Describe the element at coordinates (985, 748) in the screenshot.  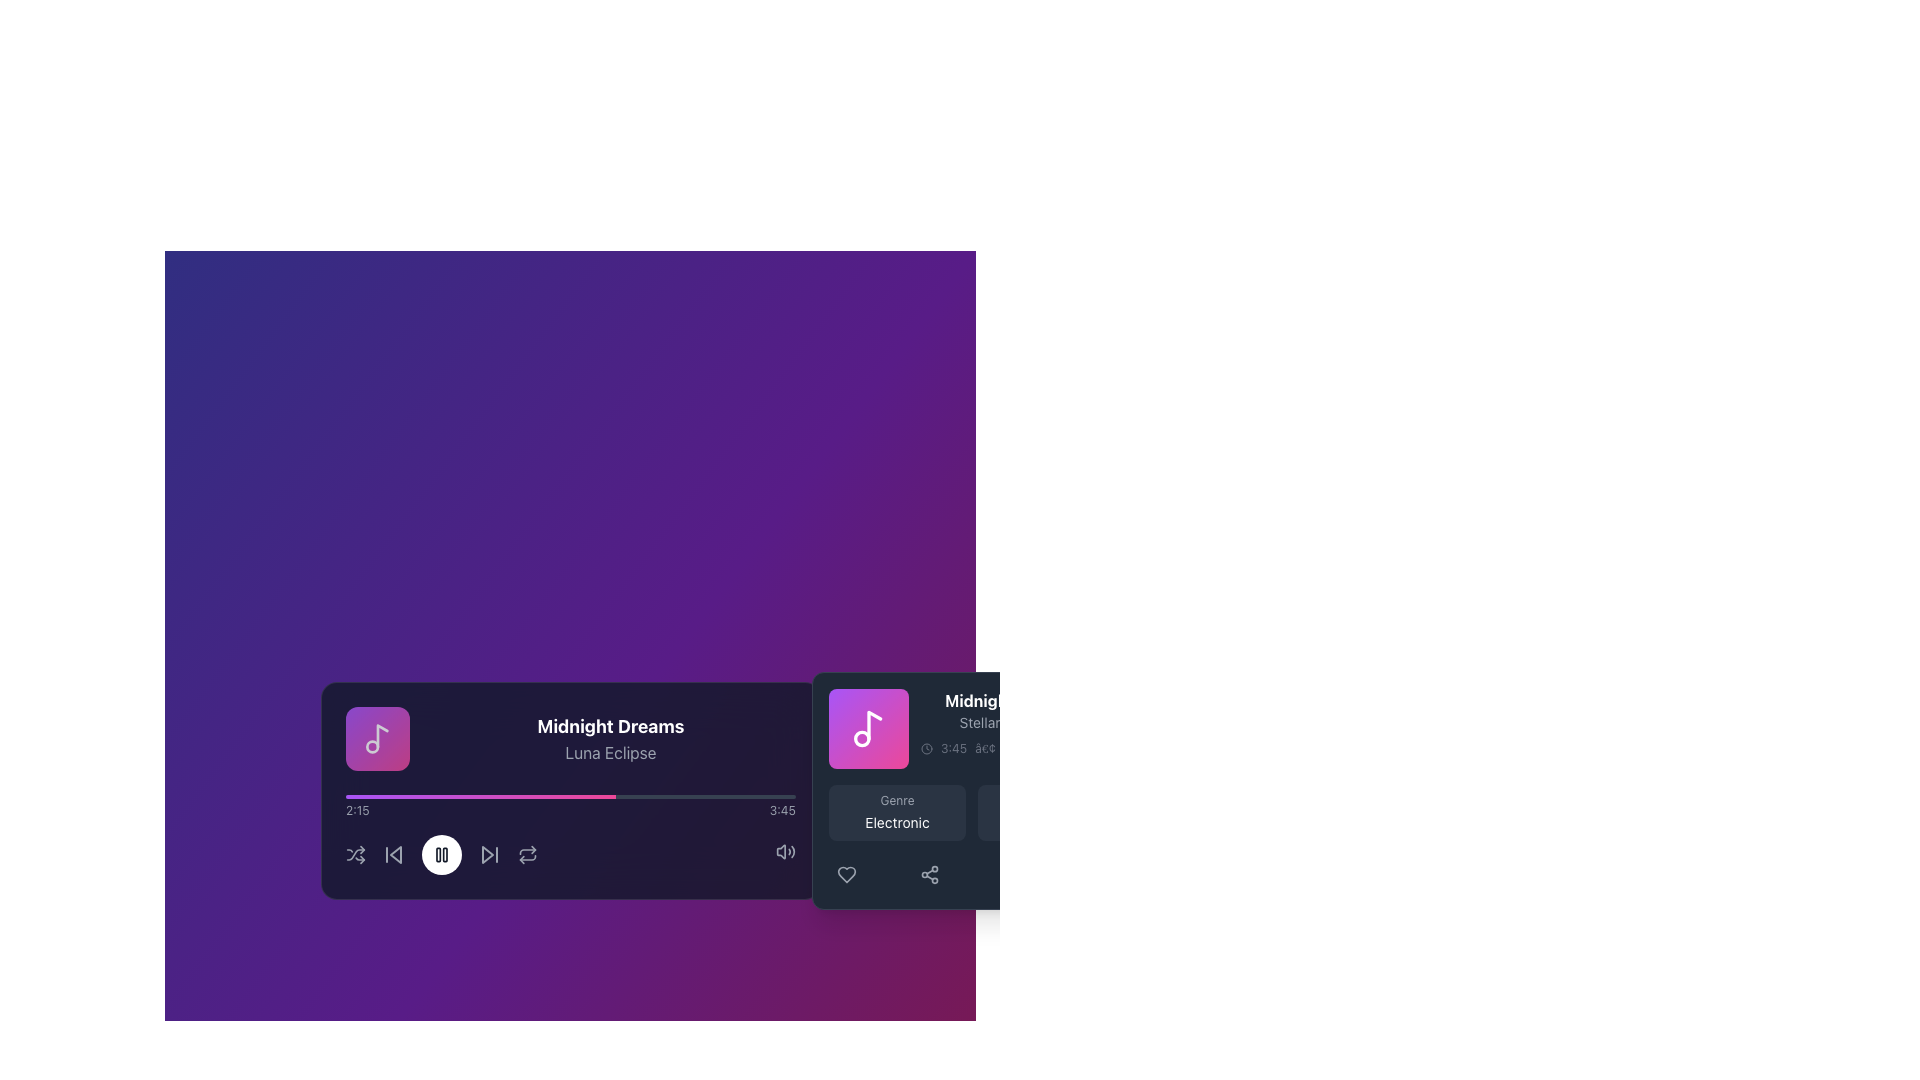
I see `the Textual separator (Typographic bullet) that visually separates information in the text, located after '3:45'` at that location.